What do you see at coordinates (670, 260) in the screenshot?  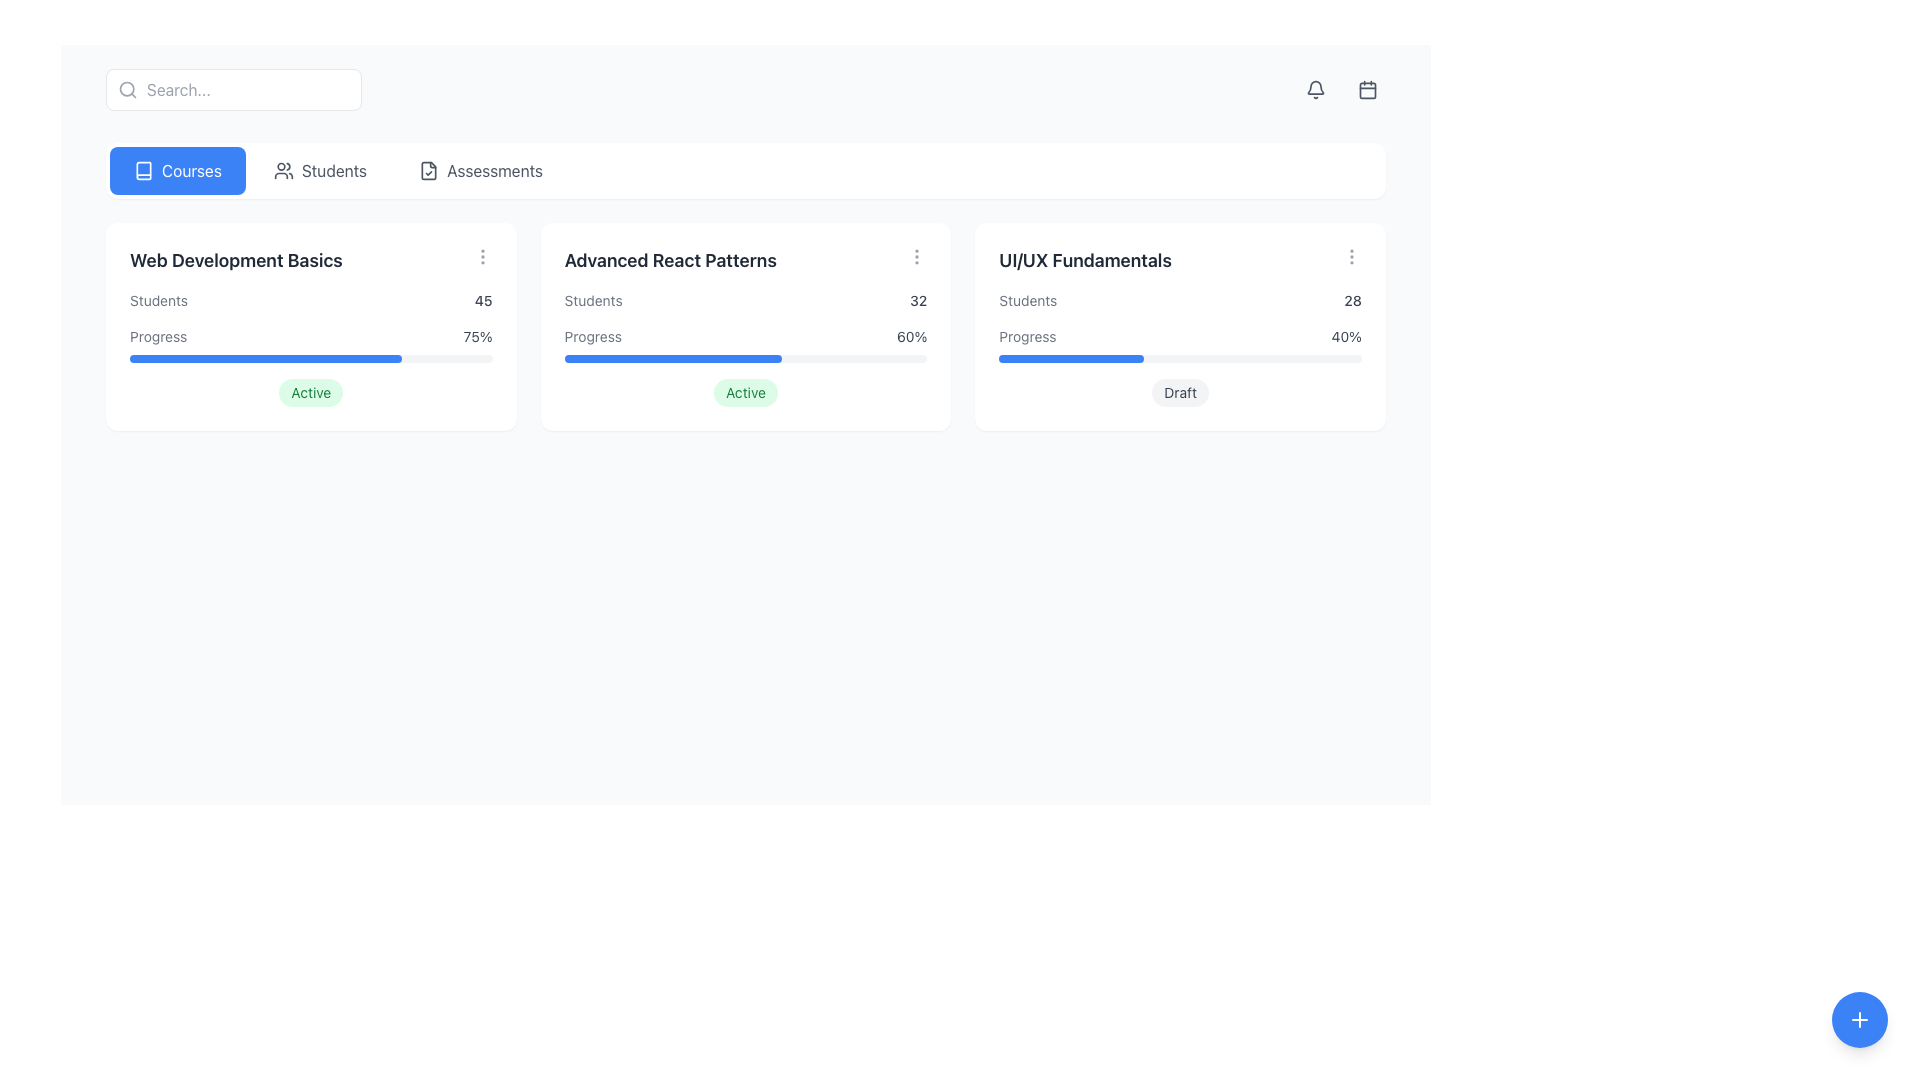 I see `text label located at the top of the middle card in a three-card row layout, which serves as a title or heading for the section below` at bounding box center [670, 260].